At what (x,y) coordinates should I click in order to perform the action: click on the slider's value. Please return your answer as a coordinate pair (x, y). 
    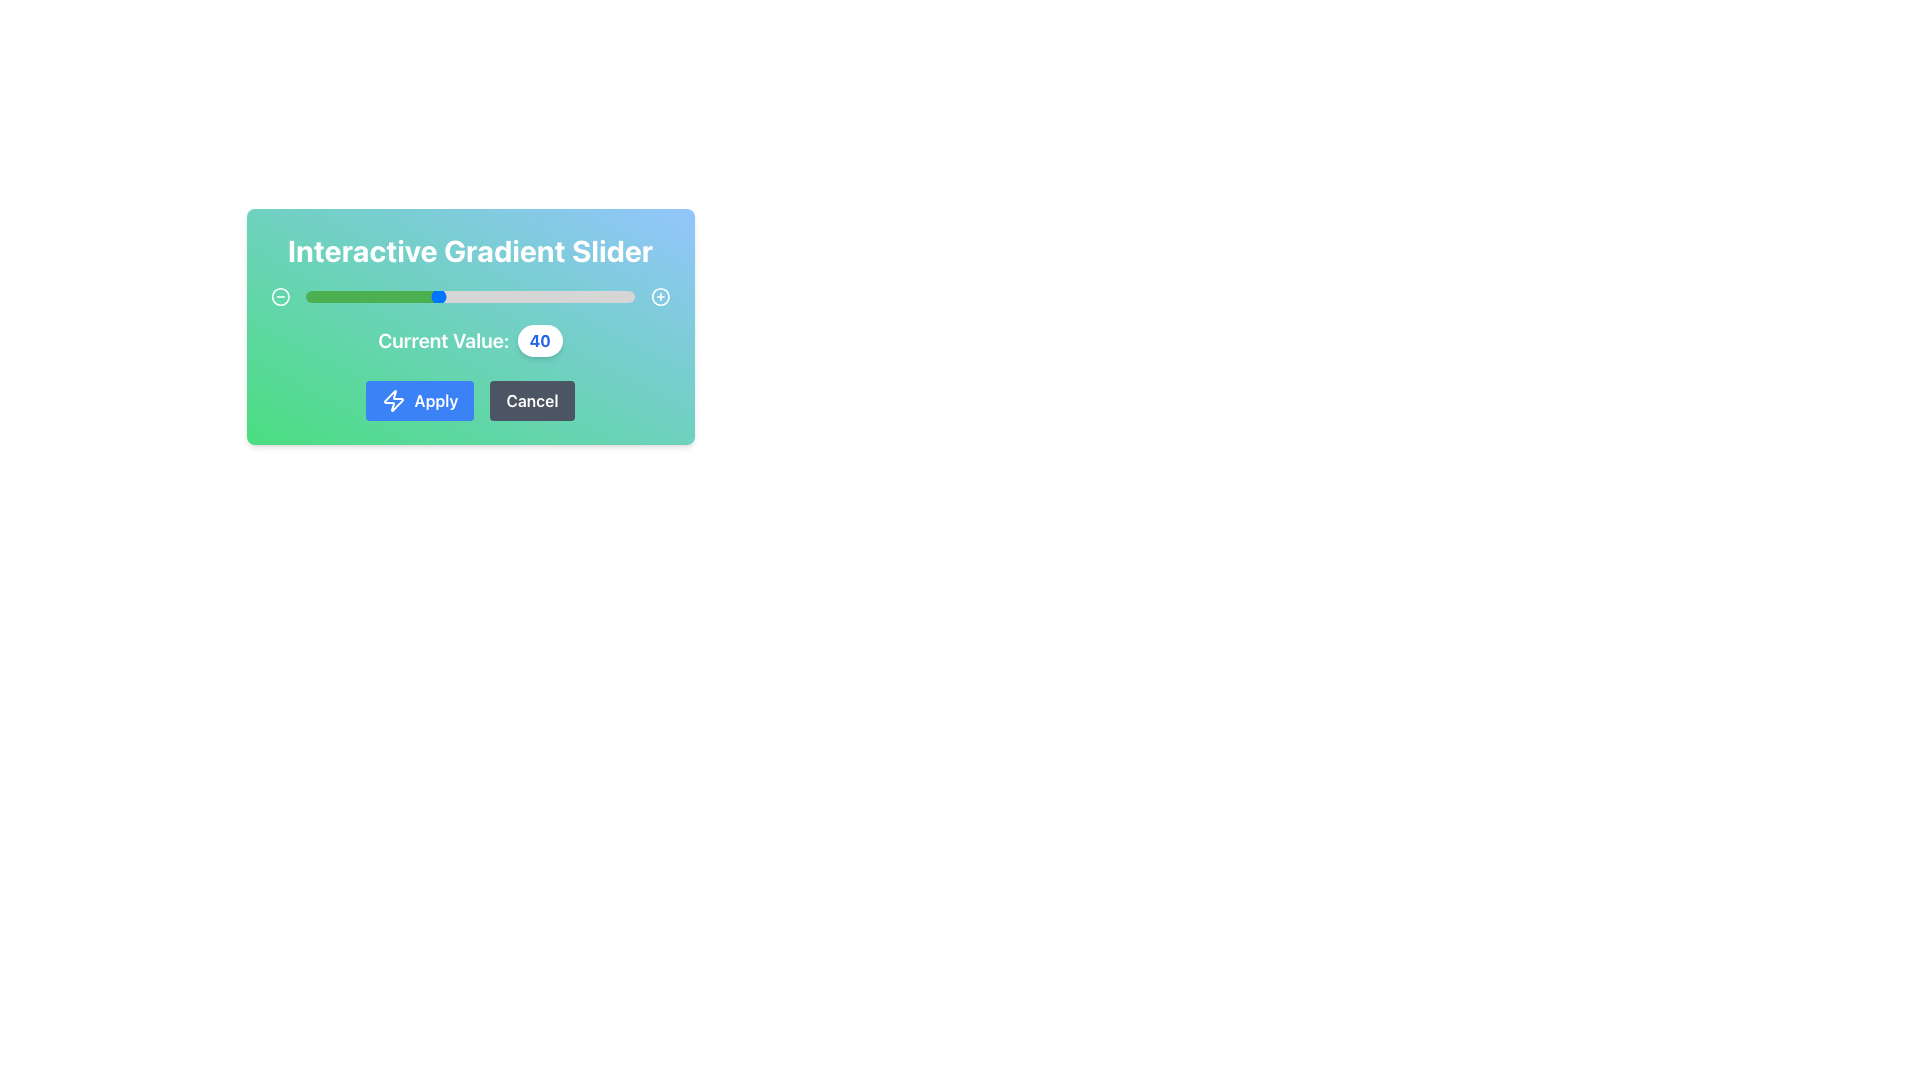
    Looking at the image, I should click on (332, 297).